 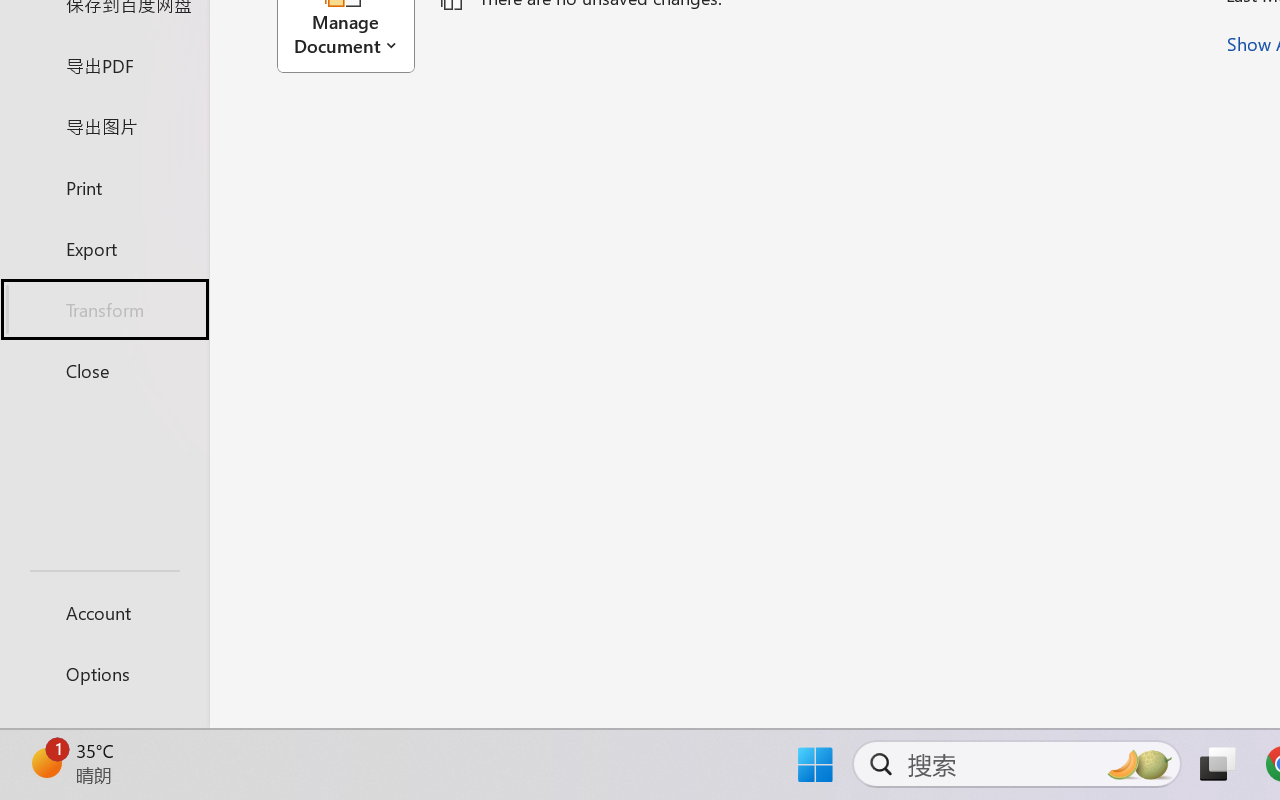 What do you see at coordinates (103, 673) in the screenshot?
I see `'Options'` at bounding box center [103, 673].